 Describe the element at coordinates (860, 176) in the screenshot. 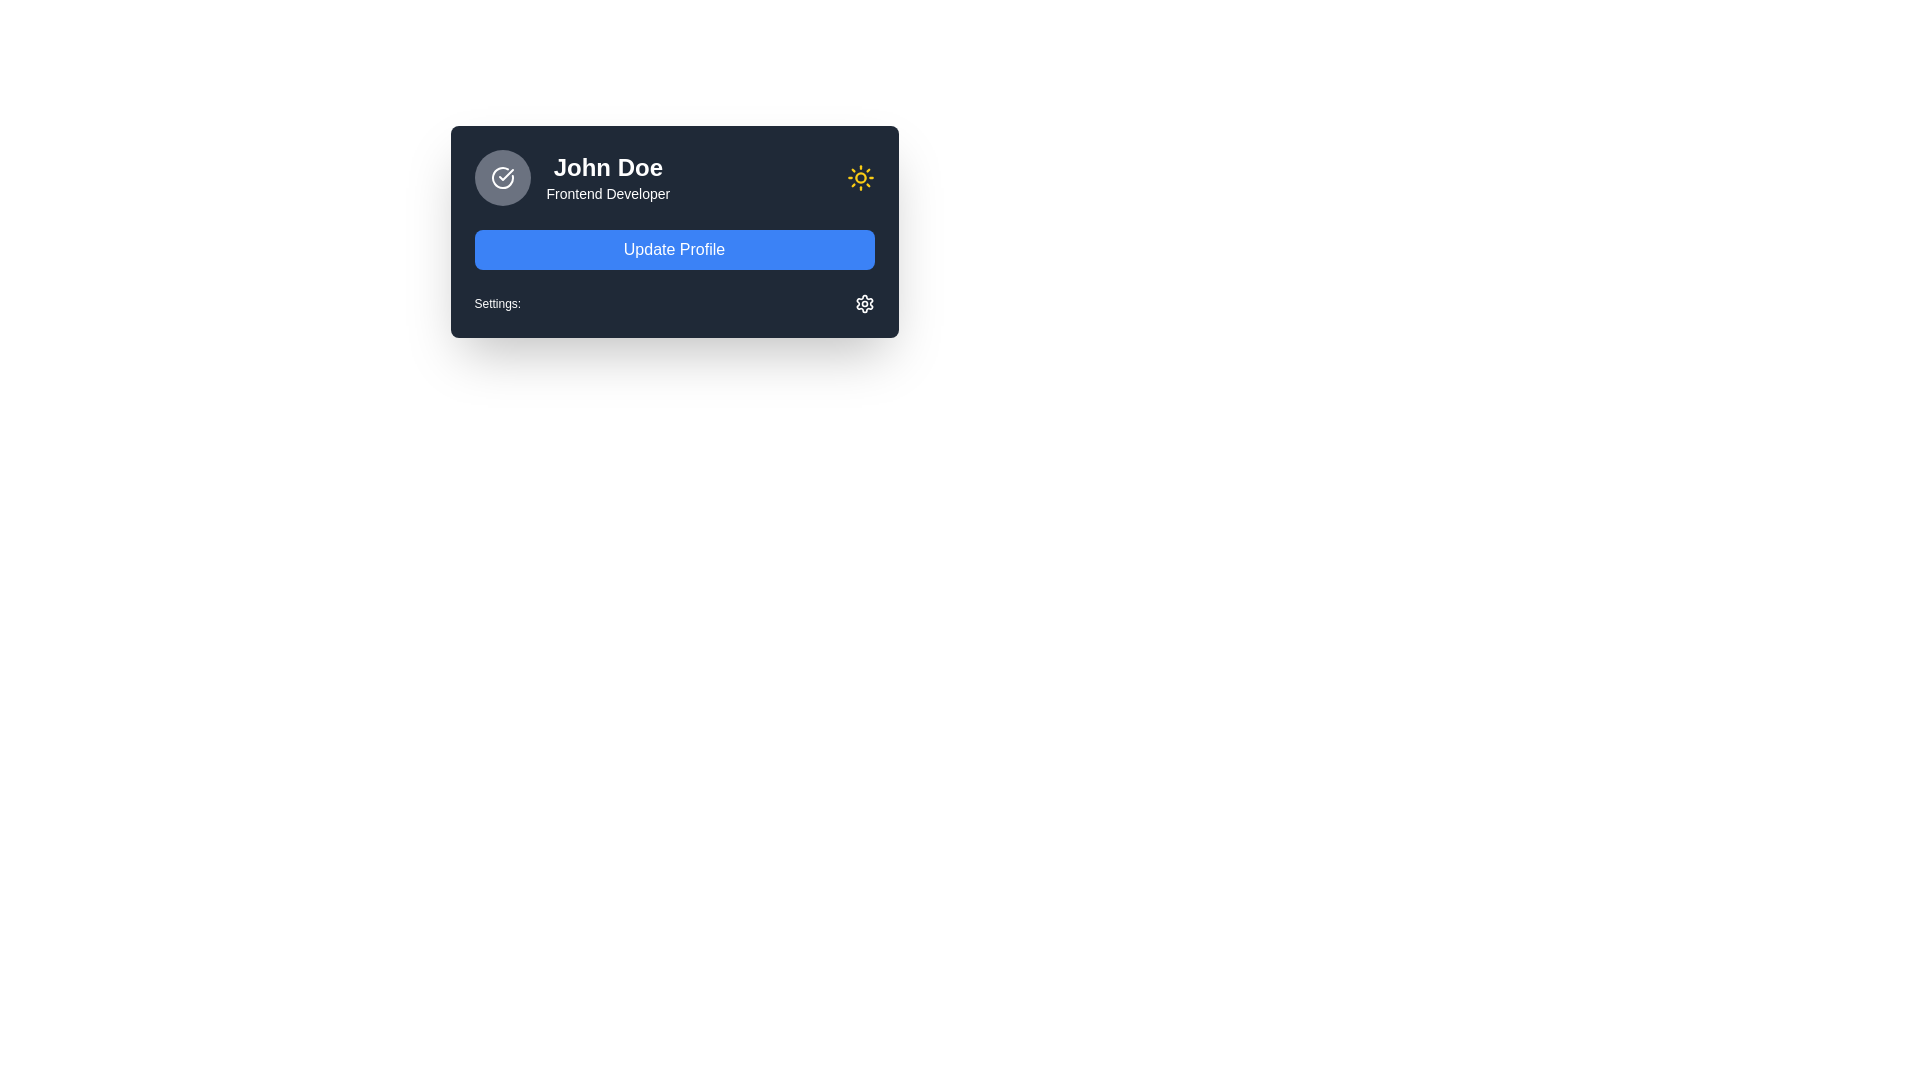

I see `the decorative circular SVG component representing a sun, located to the right of the profile name and designation text within the card` at that location.